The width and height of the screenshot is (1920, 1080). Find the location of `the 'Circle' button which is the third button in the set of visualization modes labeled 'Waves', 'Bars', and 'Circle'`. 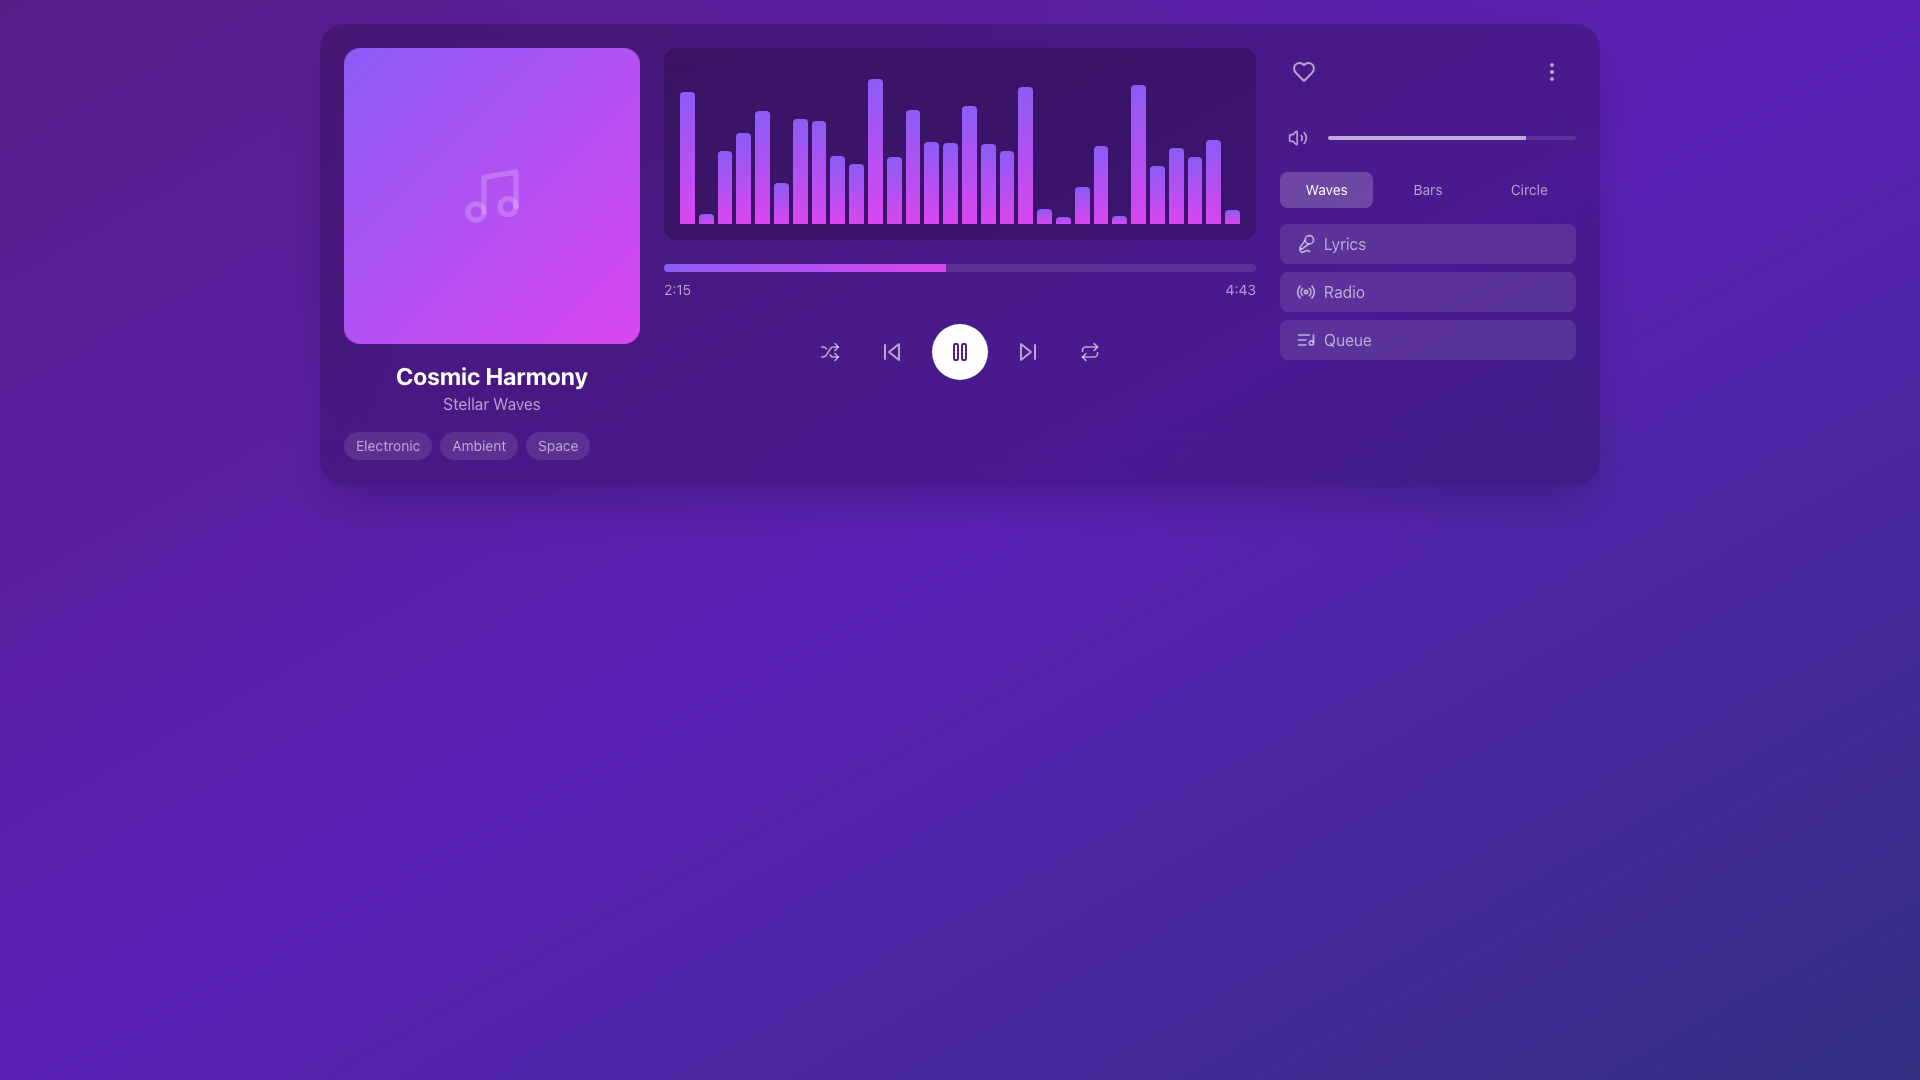

the 'Circle' button which is the third button in the set of visualization modes labeled 'Waves', 'Bars', and 'Circle' is located at coordinates (1528, 189).